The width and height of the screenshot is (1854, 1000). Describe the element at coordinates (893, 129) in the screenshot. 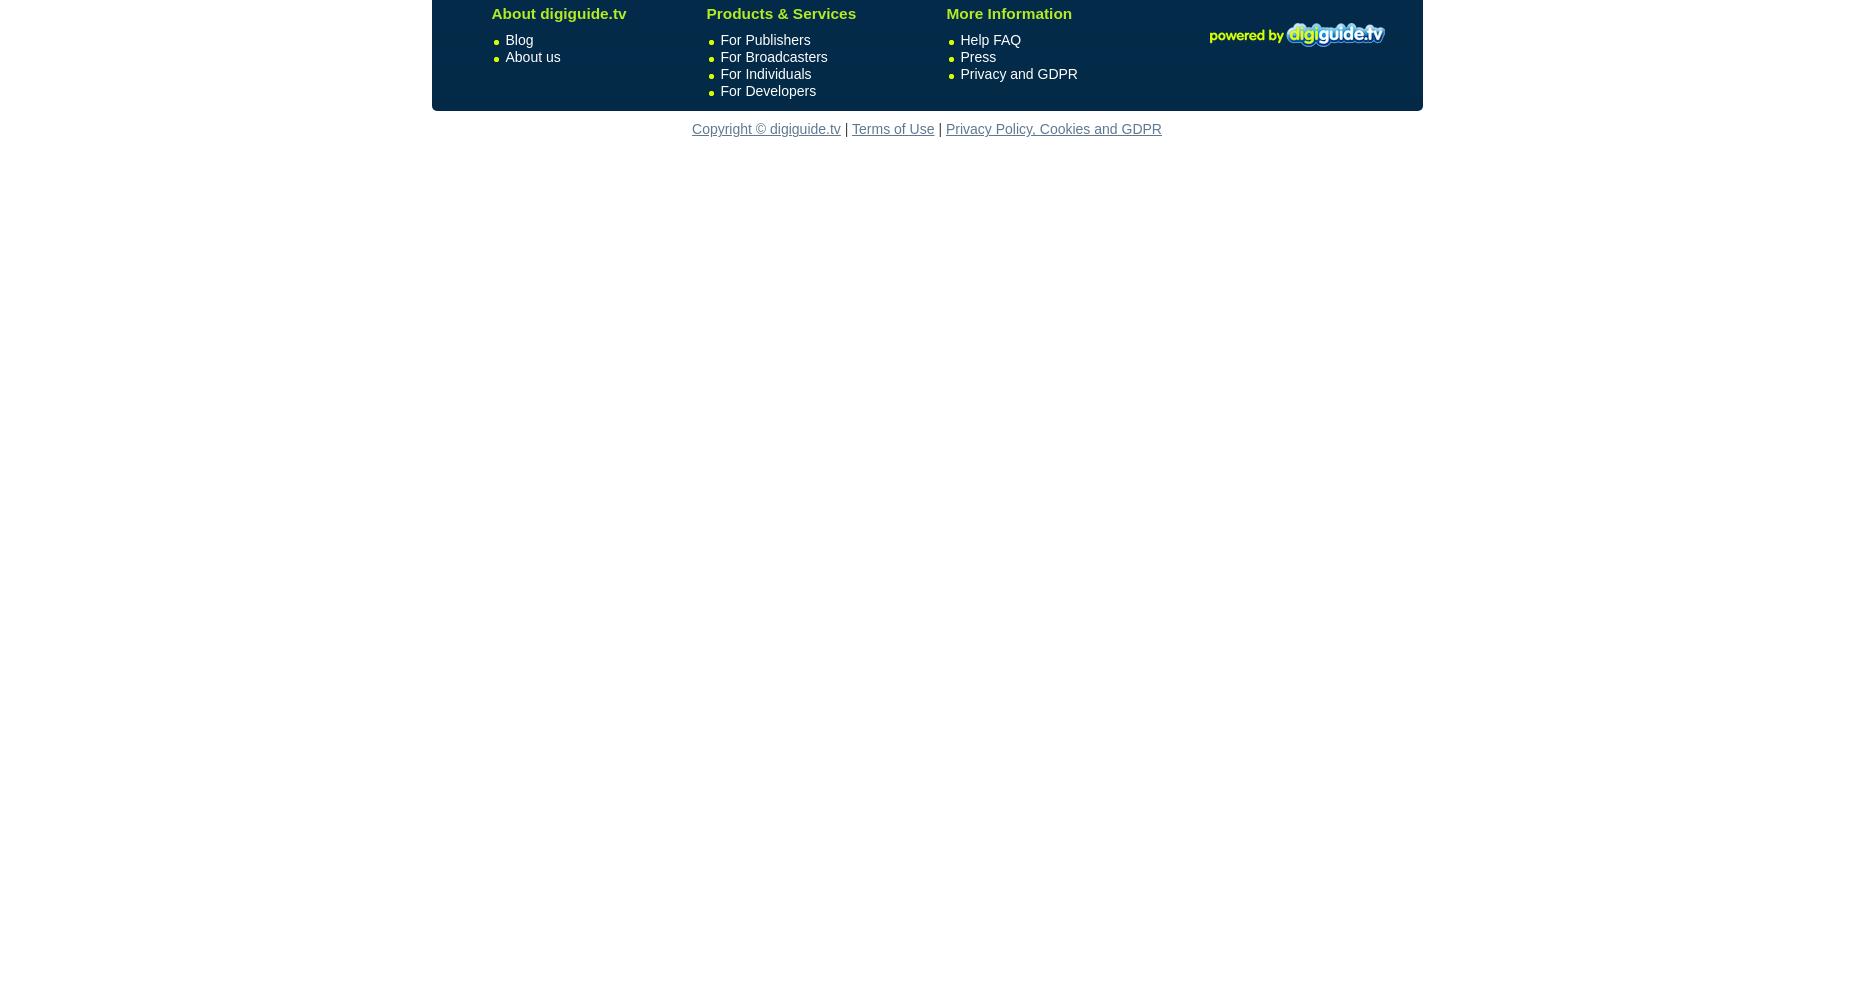

I see `'Terms of Use'` at that location.